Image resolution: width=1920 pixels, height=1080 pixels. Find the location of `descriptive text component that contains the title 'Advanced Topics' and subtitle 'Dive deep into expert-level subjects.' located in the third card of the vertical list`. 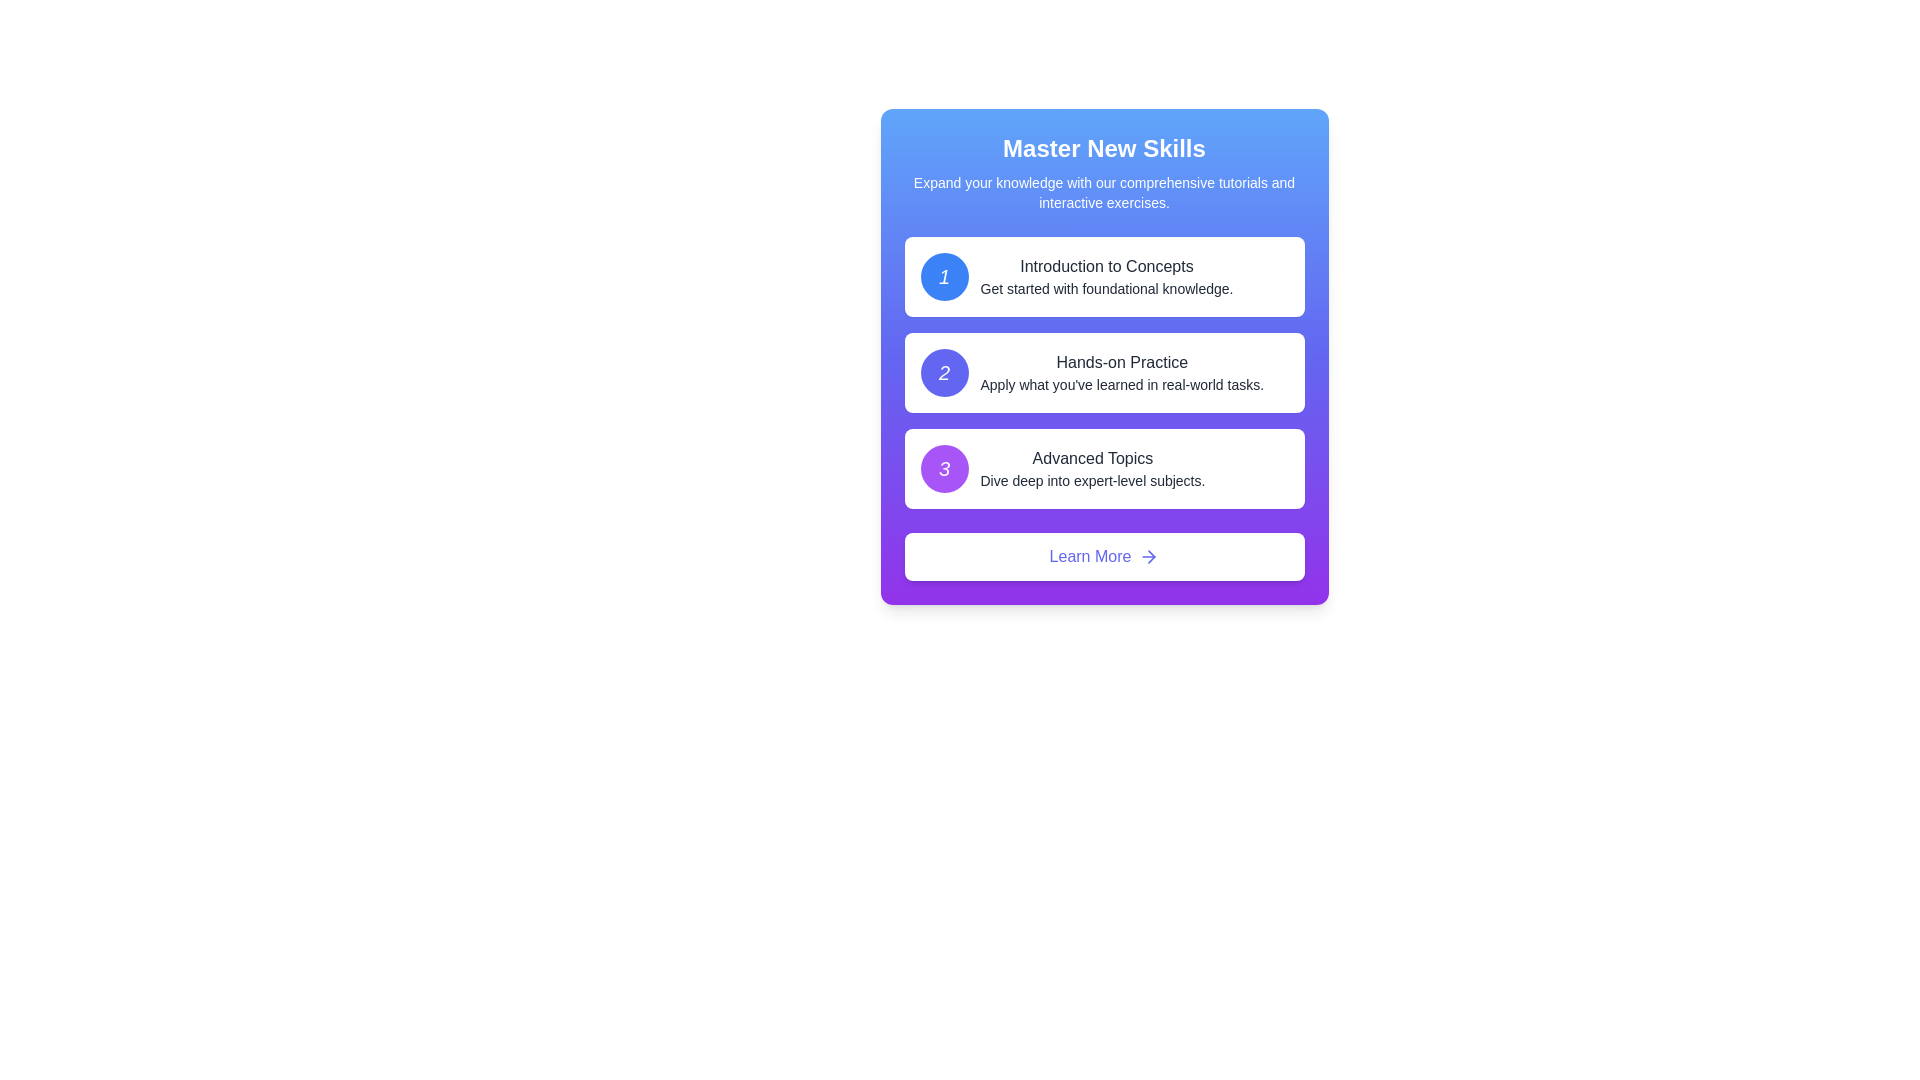

descriptive text component that contains the title 'Advanced Topics' and subtitle 'Dive deep into expert-level subjects.' located in the third card of the vertical list is located at coordinates (1091, 469).